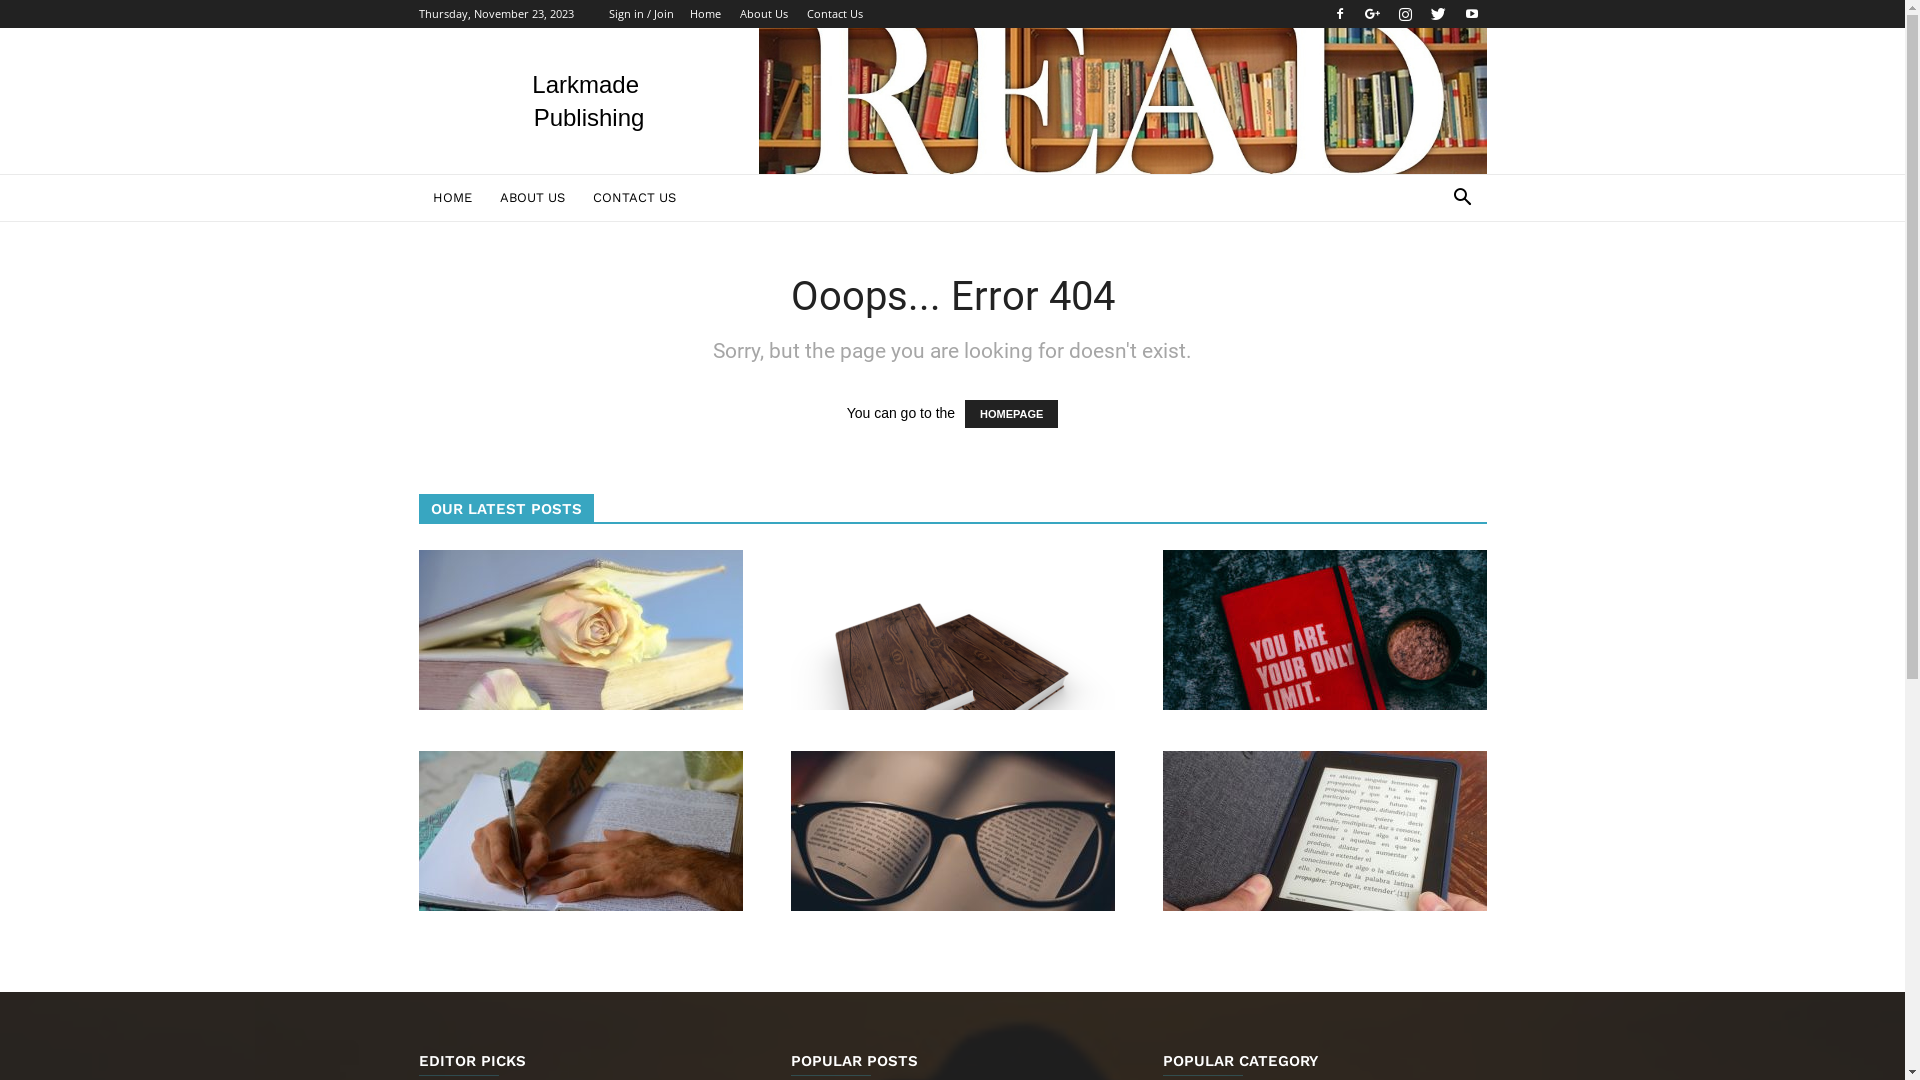  What do you see at coordinates (705, 13) in the screenshot?
I see `'Home'` at bounding box center [705, 13].